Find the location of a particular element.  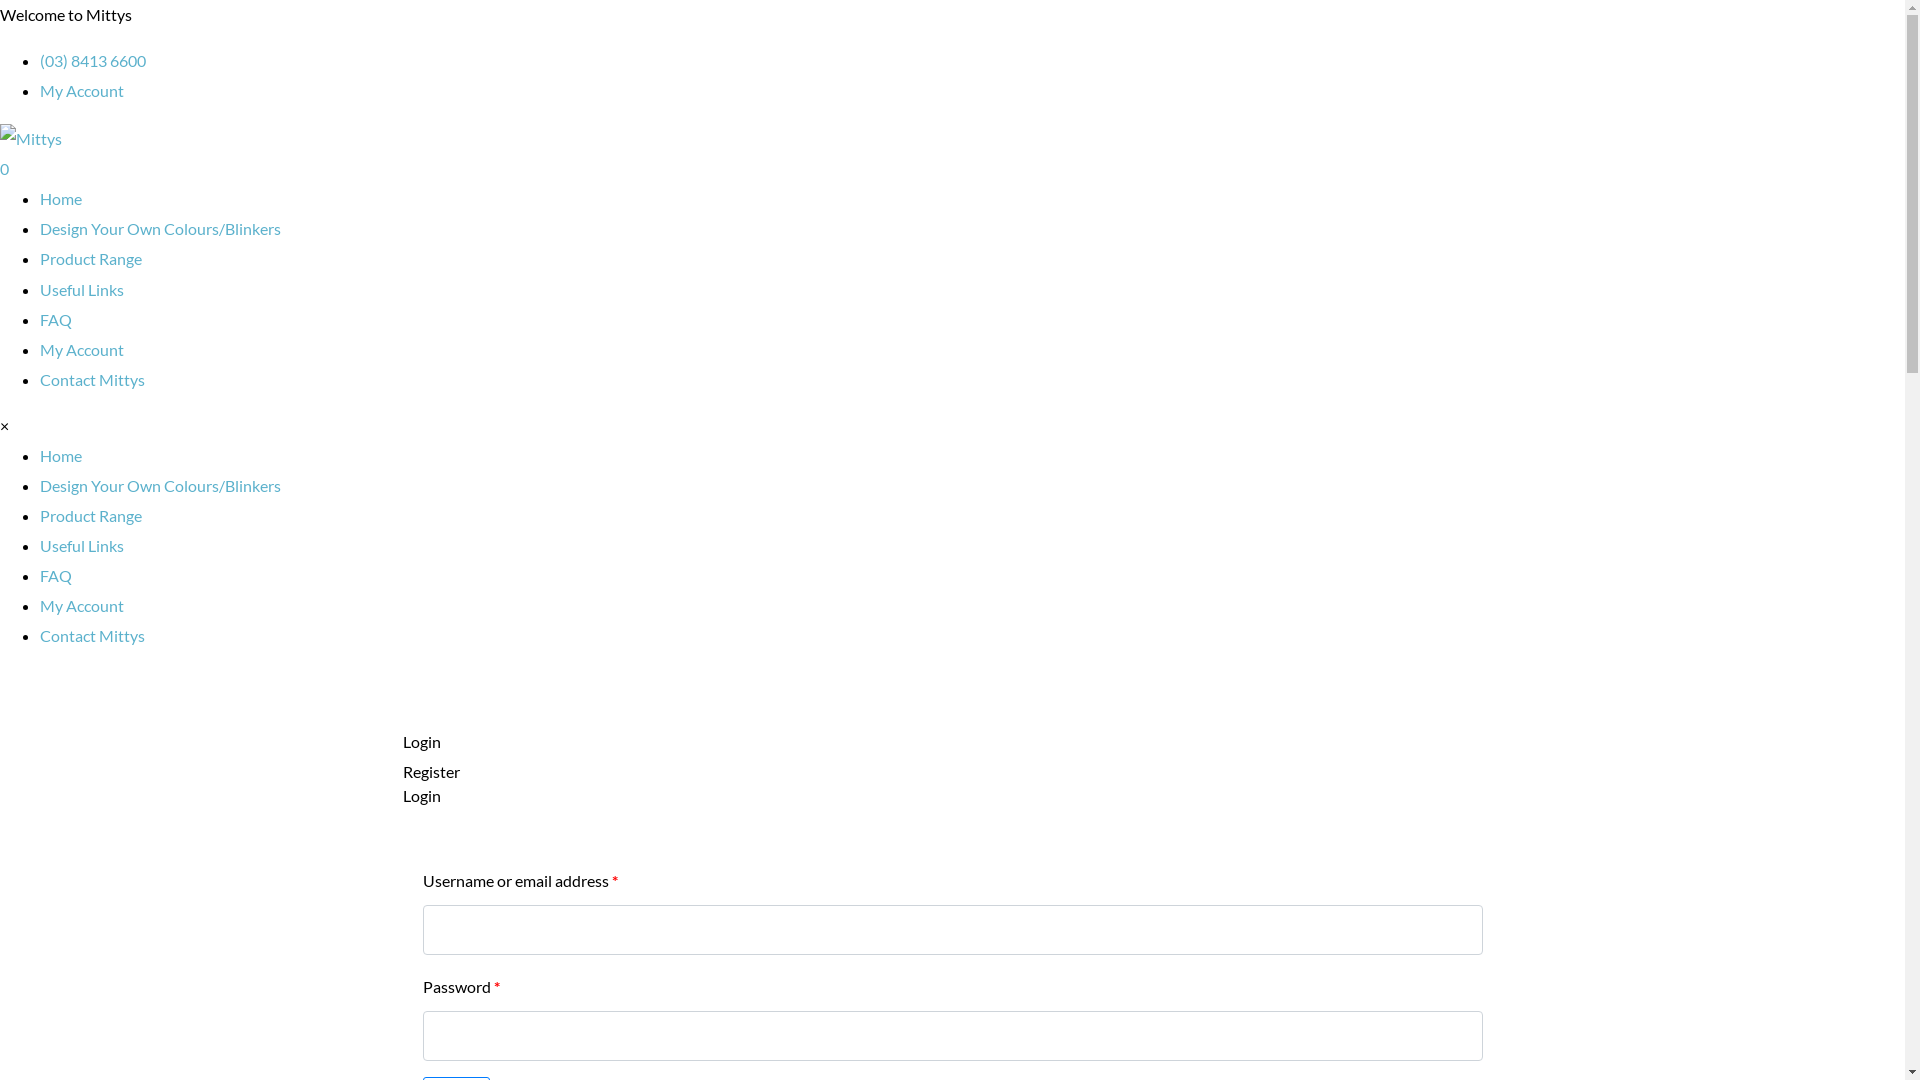

'Home' is located at coordinates (39, 455).